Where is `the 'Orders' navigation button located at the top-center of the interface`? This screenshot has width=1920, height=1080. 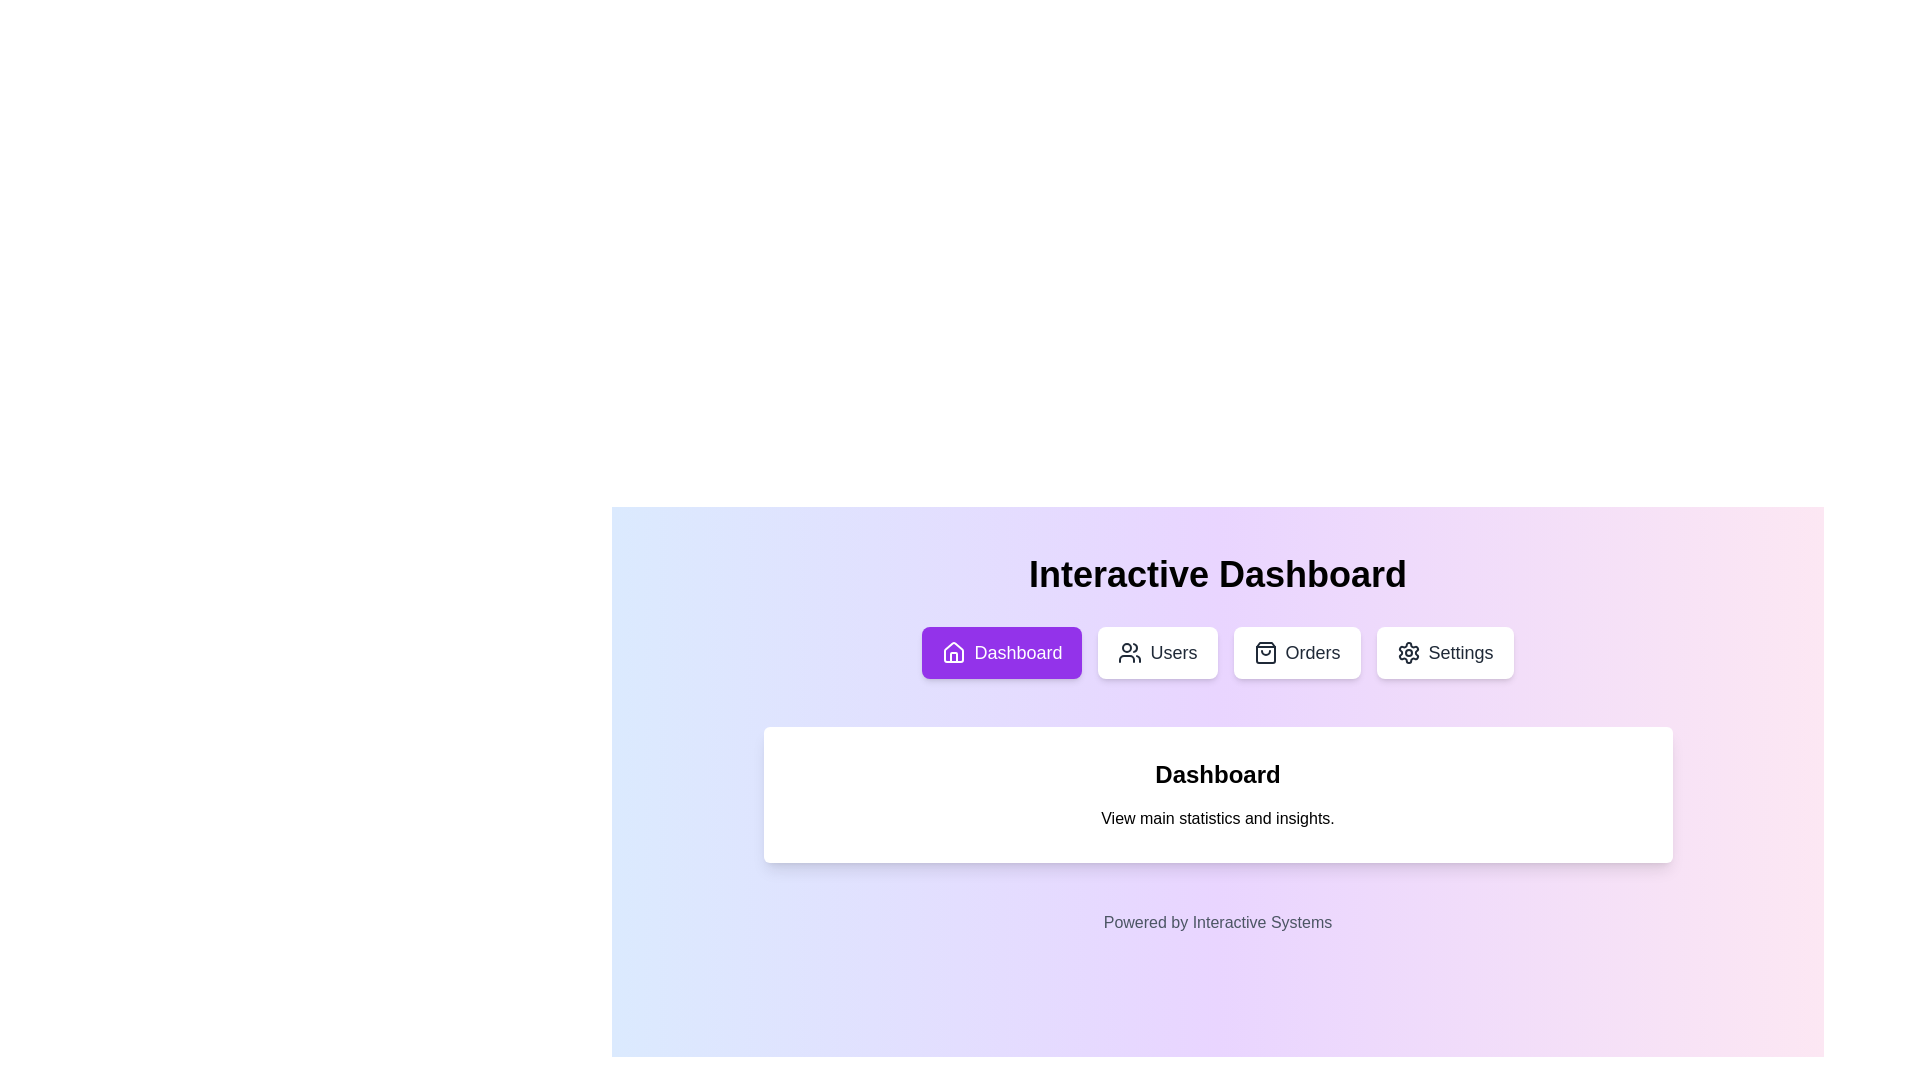 the 'Orders' navigation button located at the top-center of the interface is located at coordinates (1296, 652).